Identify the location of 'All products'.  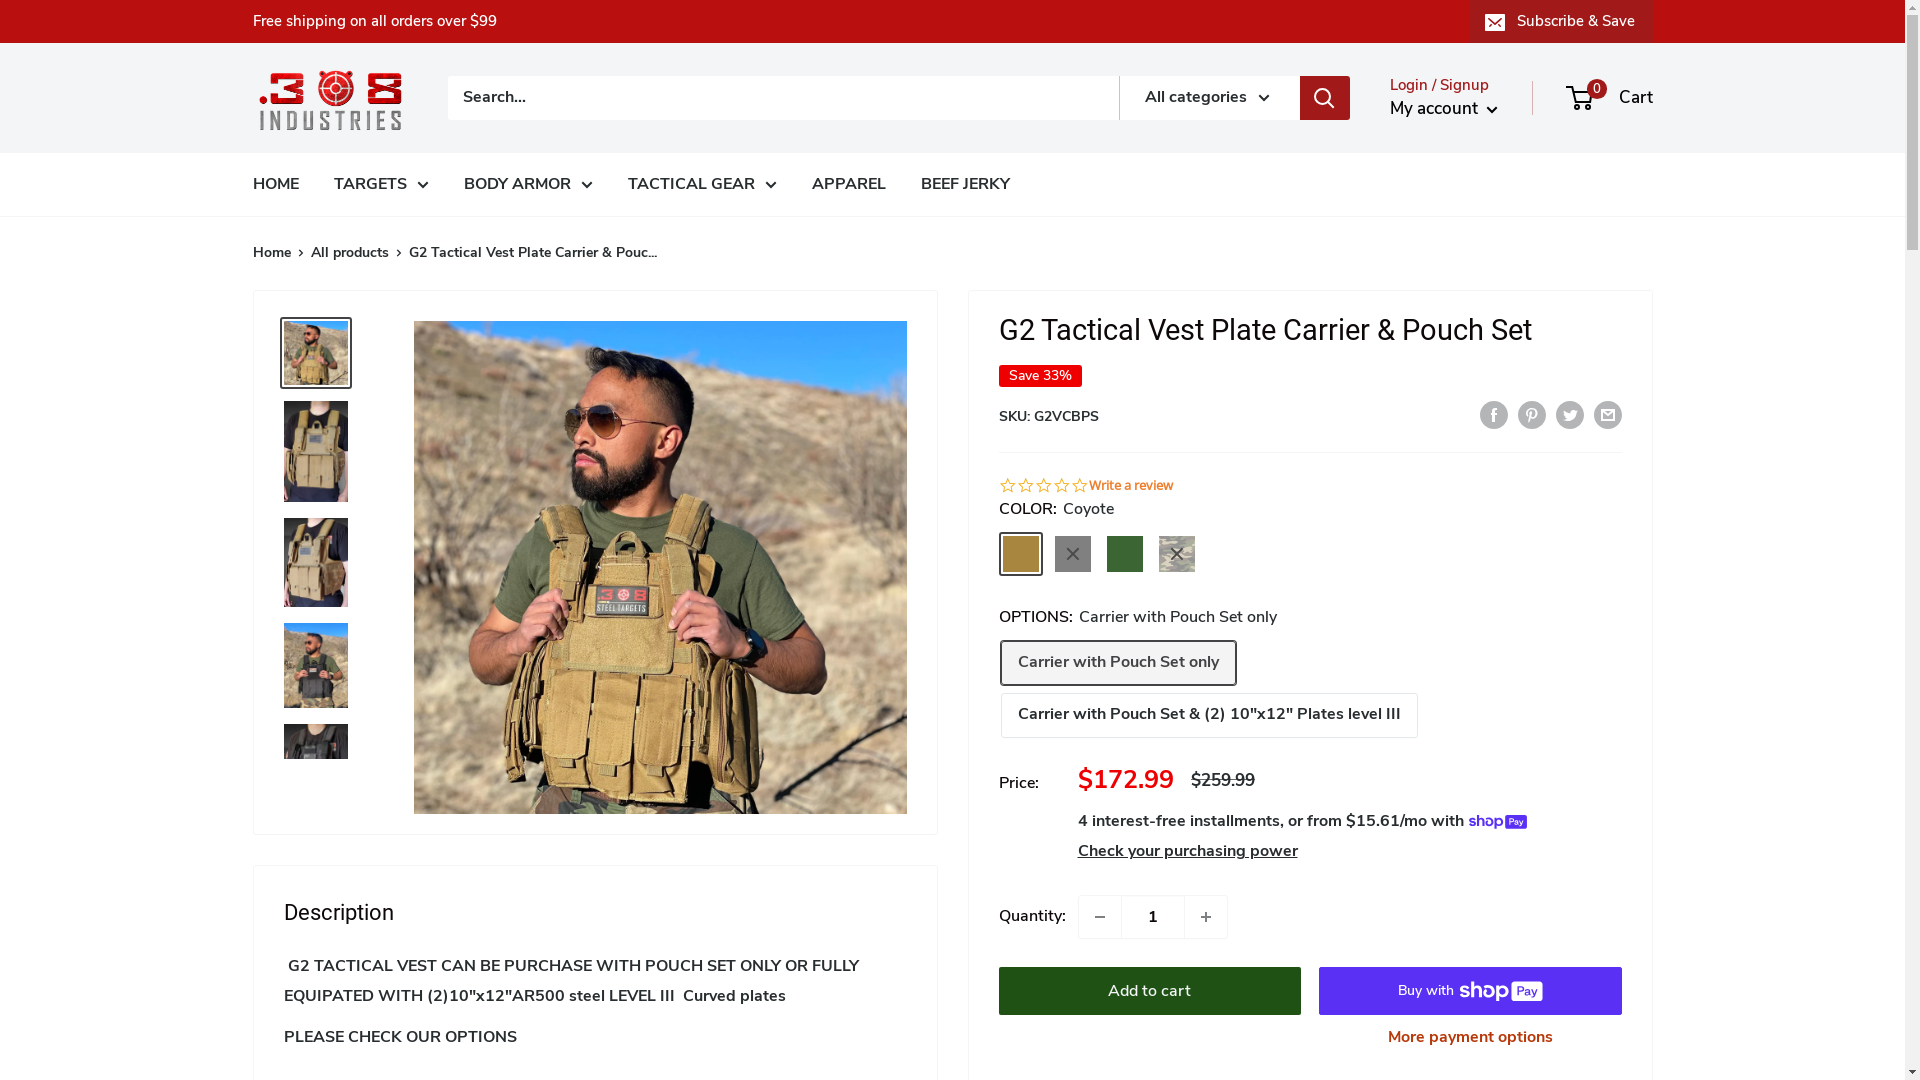
(309, 251).